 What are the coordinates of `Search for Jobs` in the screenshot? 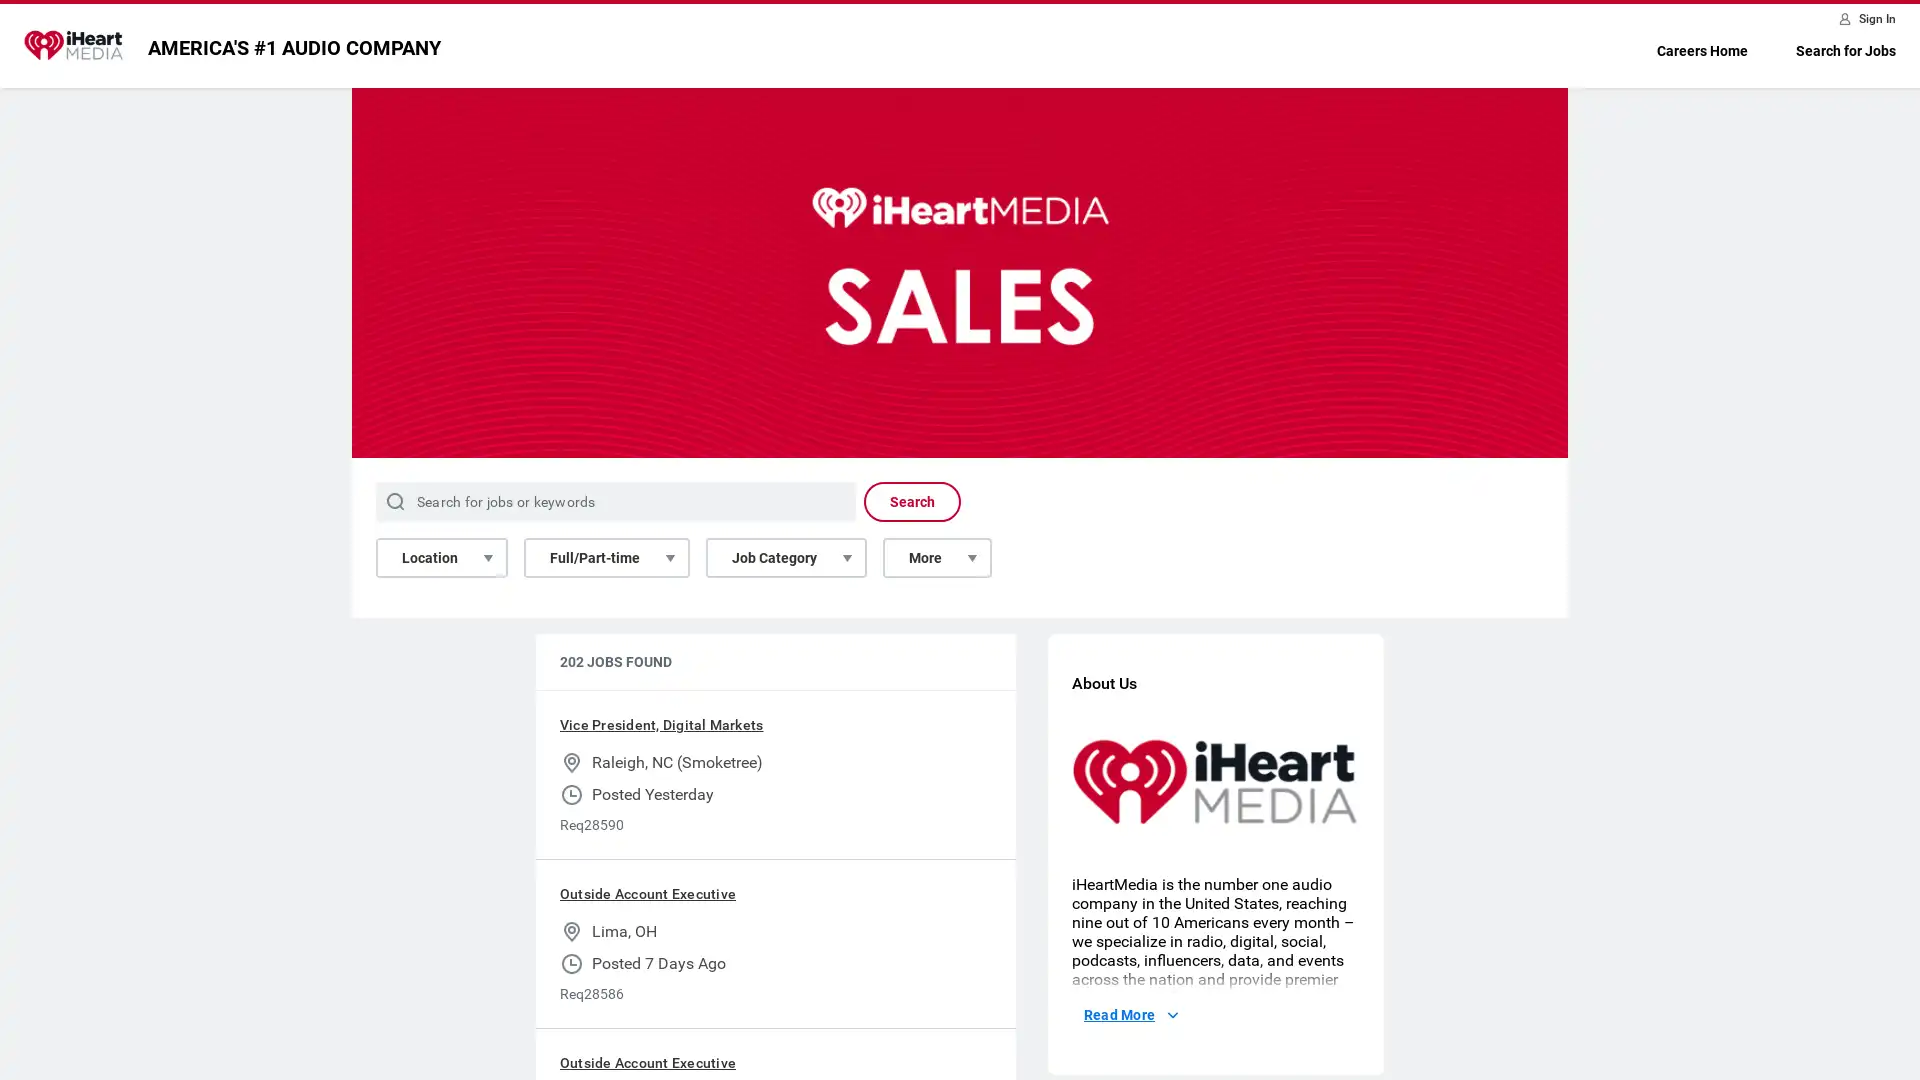 It's located at (1845, 50).